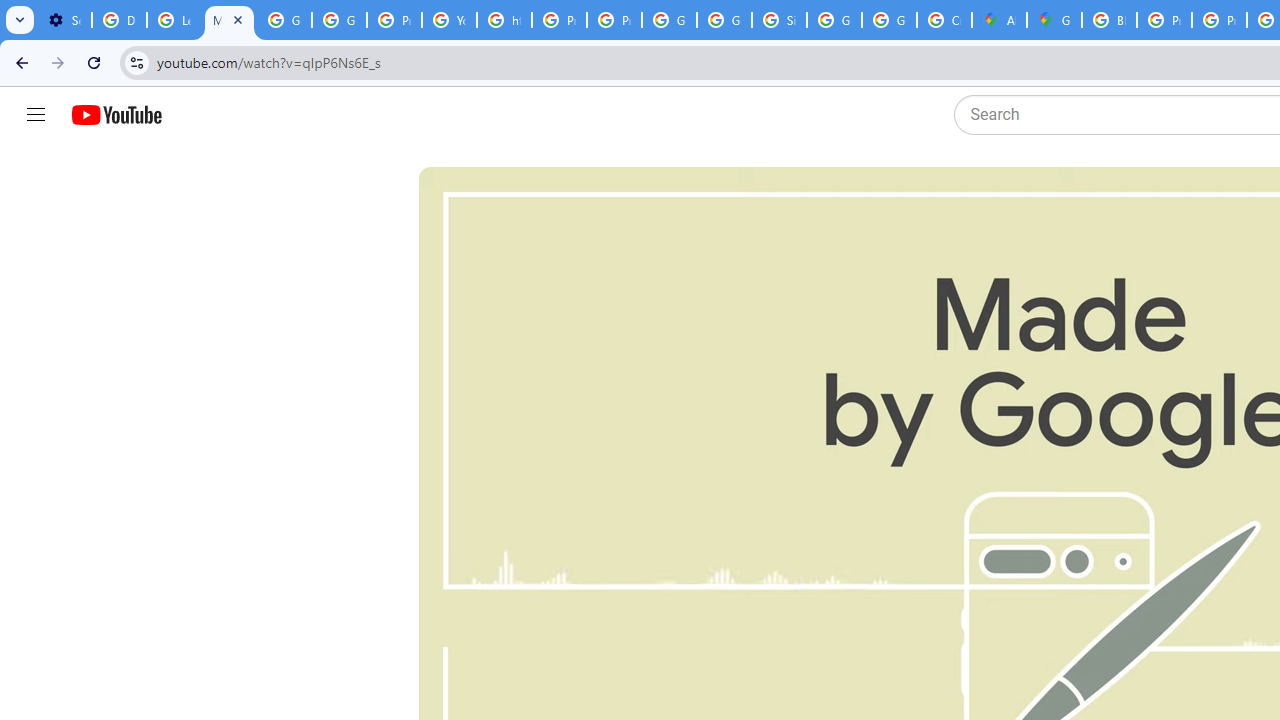 This screenshot has height=720, width=1280. What do you see at coordinates (1053, 20) in the screenshot?
I see `'Google Maps'` at bounding box center [1053, 20].